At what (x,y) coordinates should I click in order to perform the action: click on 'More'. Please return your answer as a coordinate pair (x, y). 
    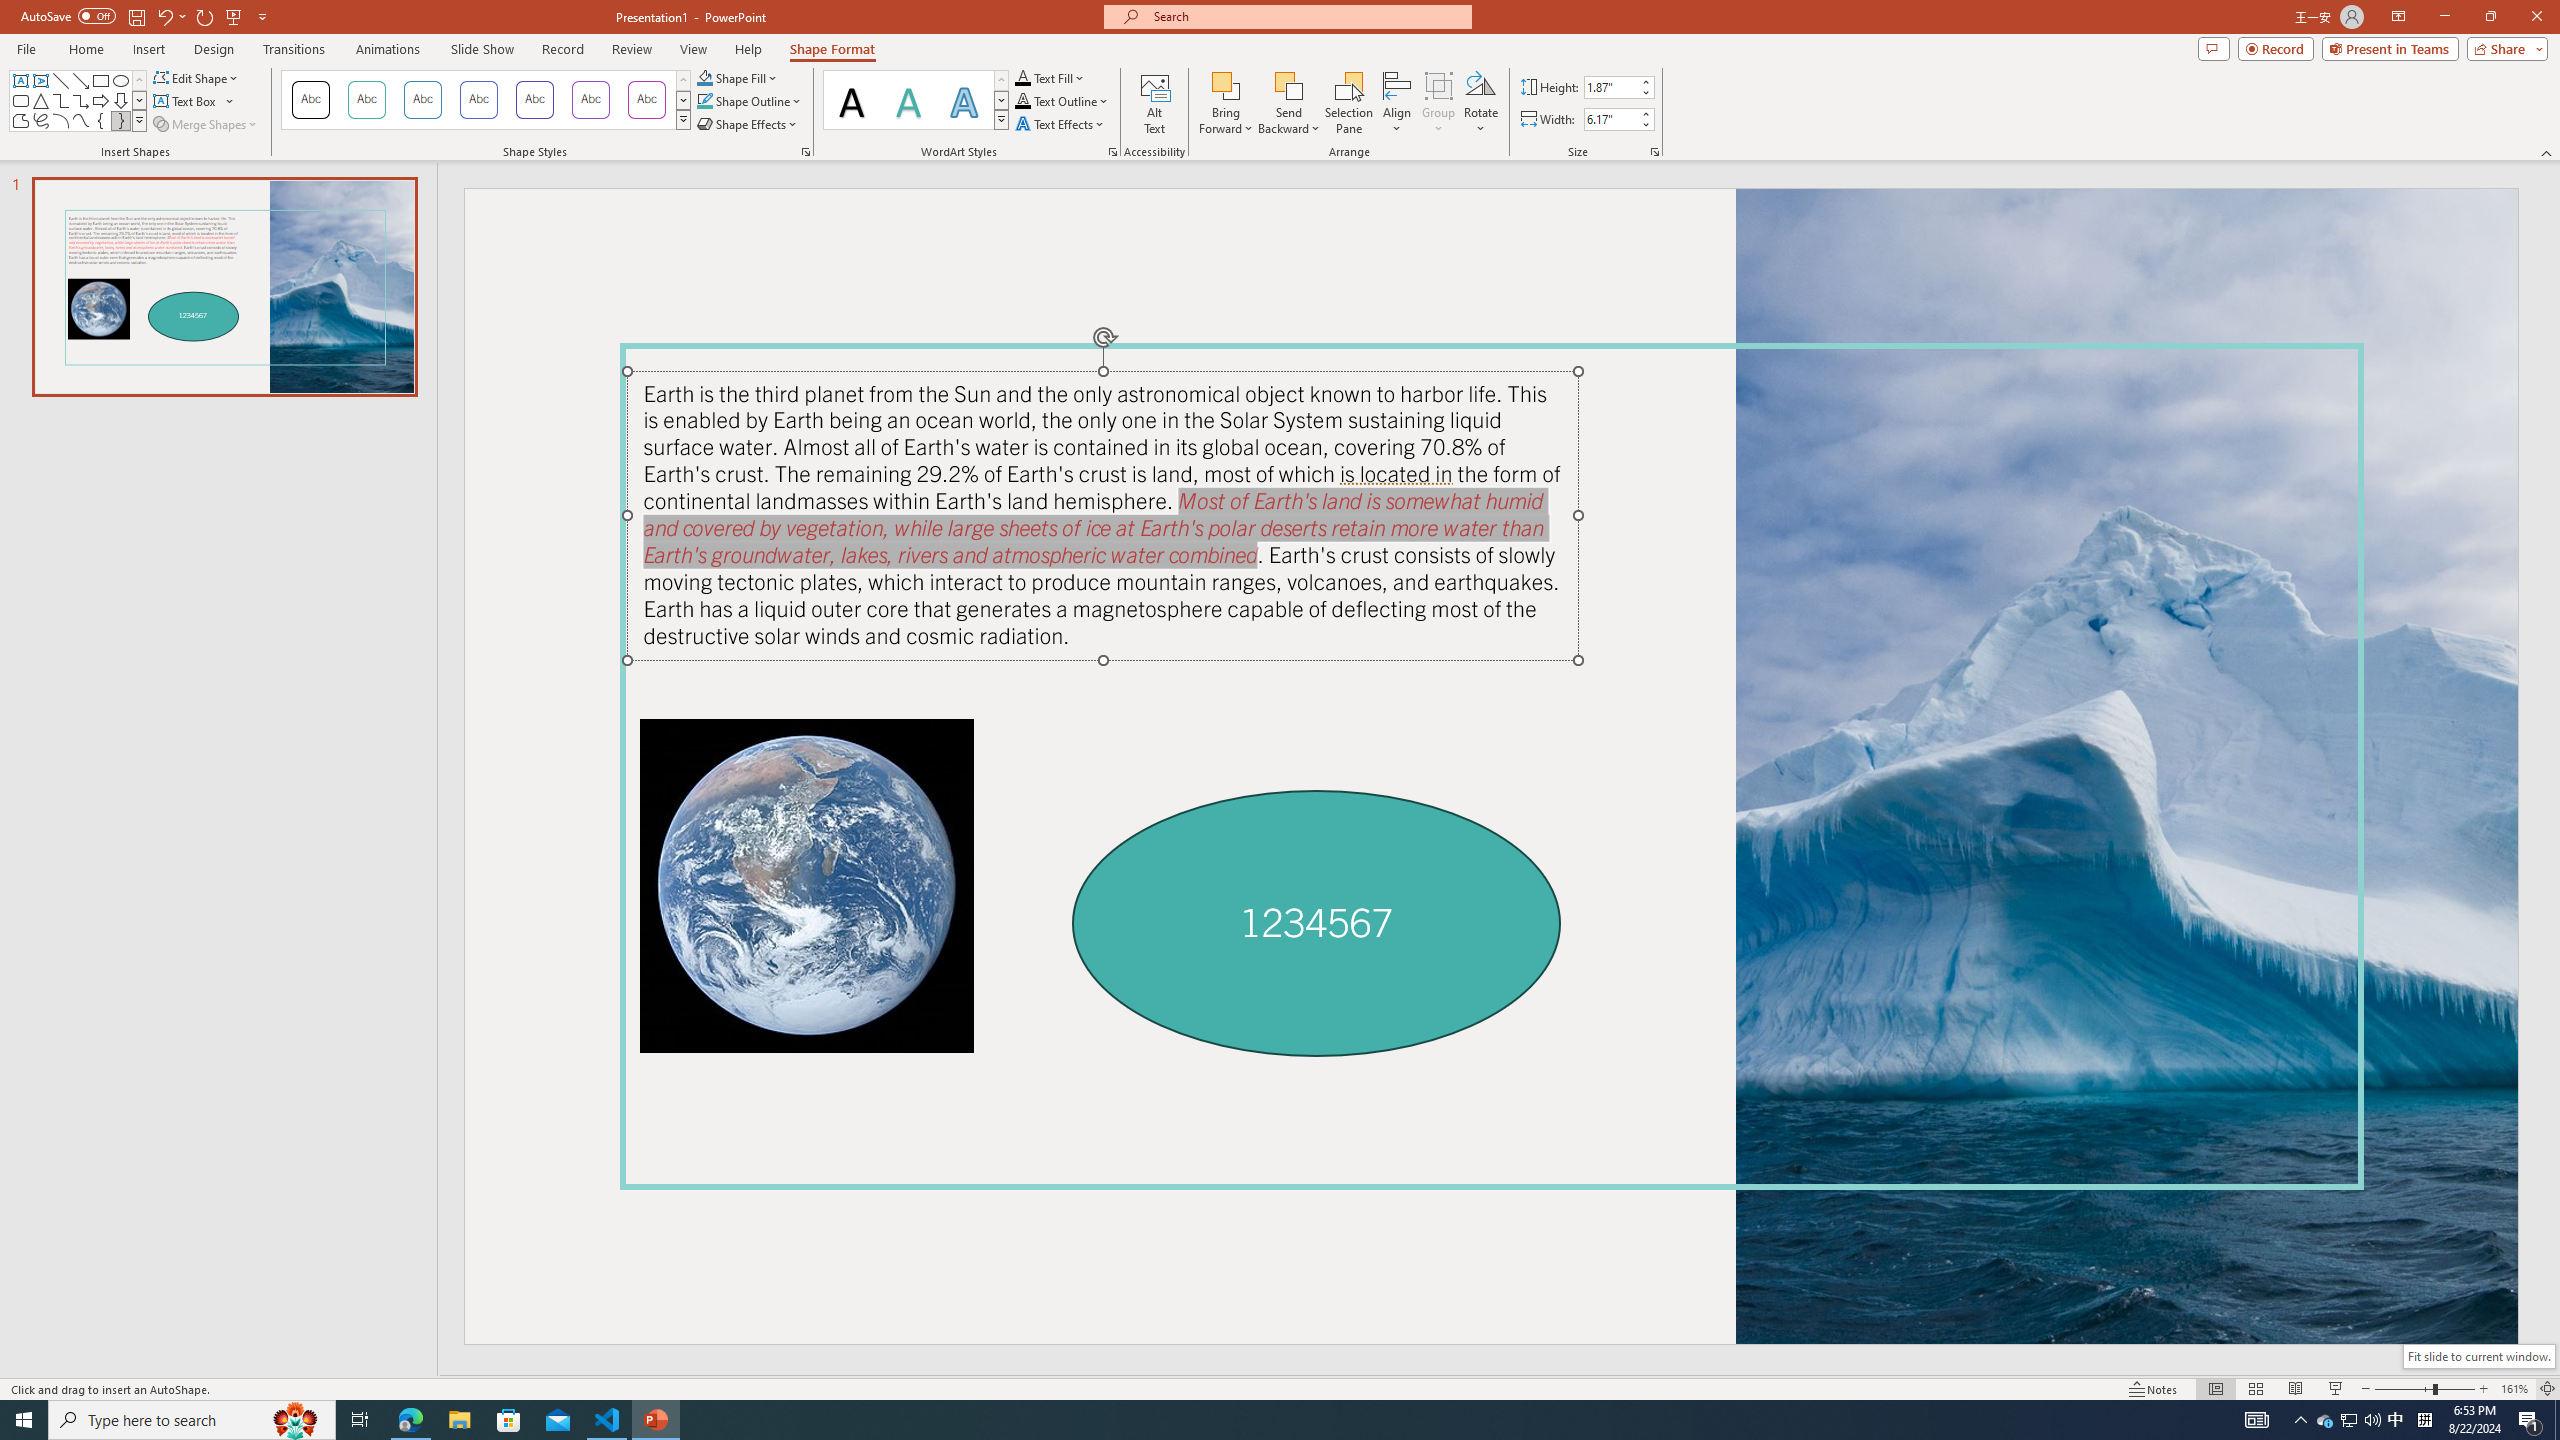
    Looking at the image, I should click on (1643, 114).